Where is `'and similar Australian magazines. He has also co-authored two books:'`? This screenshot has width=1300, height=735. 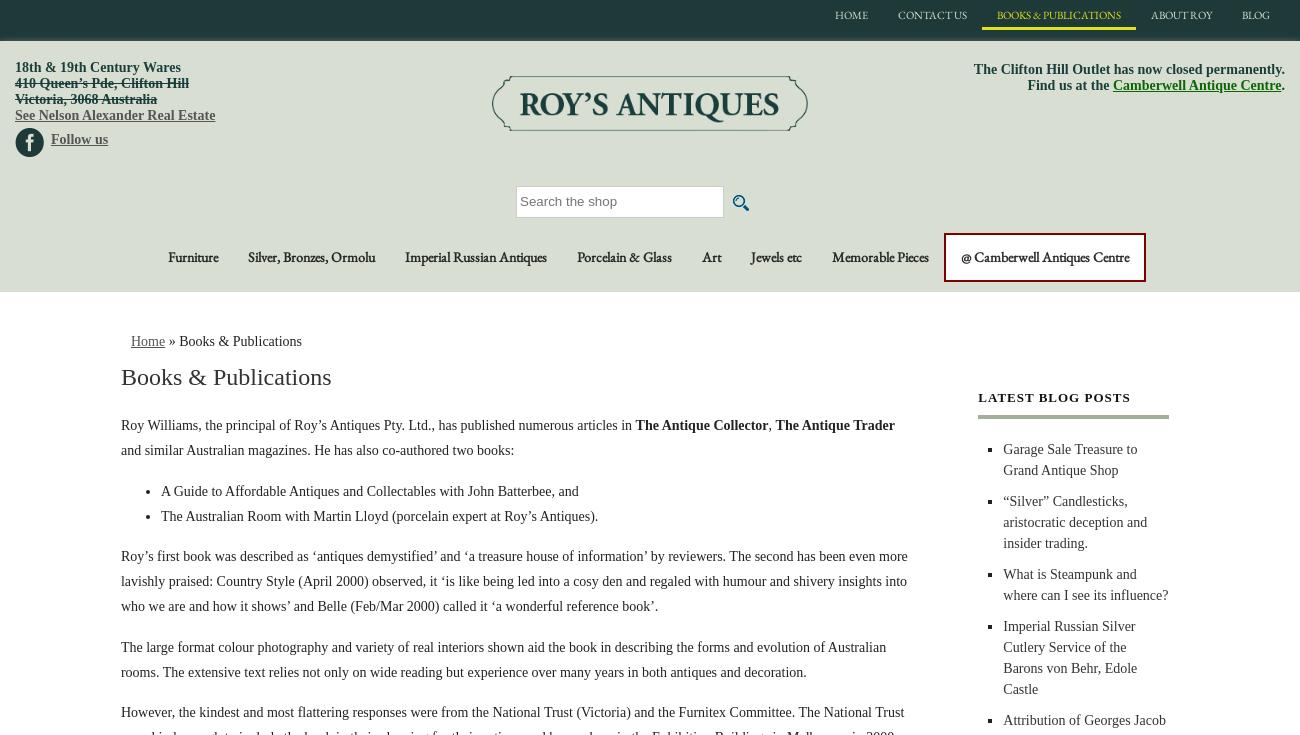
'and similar Australian magazines. He has also co-authored two books:' is located at coordinates (316, 449).